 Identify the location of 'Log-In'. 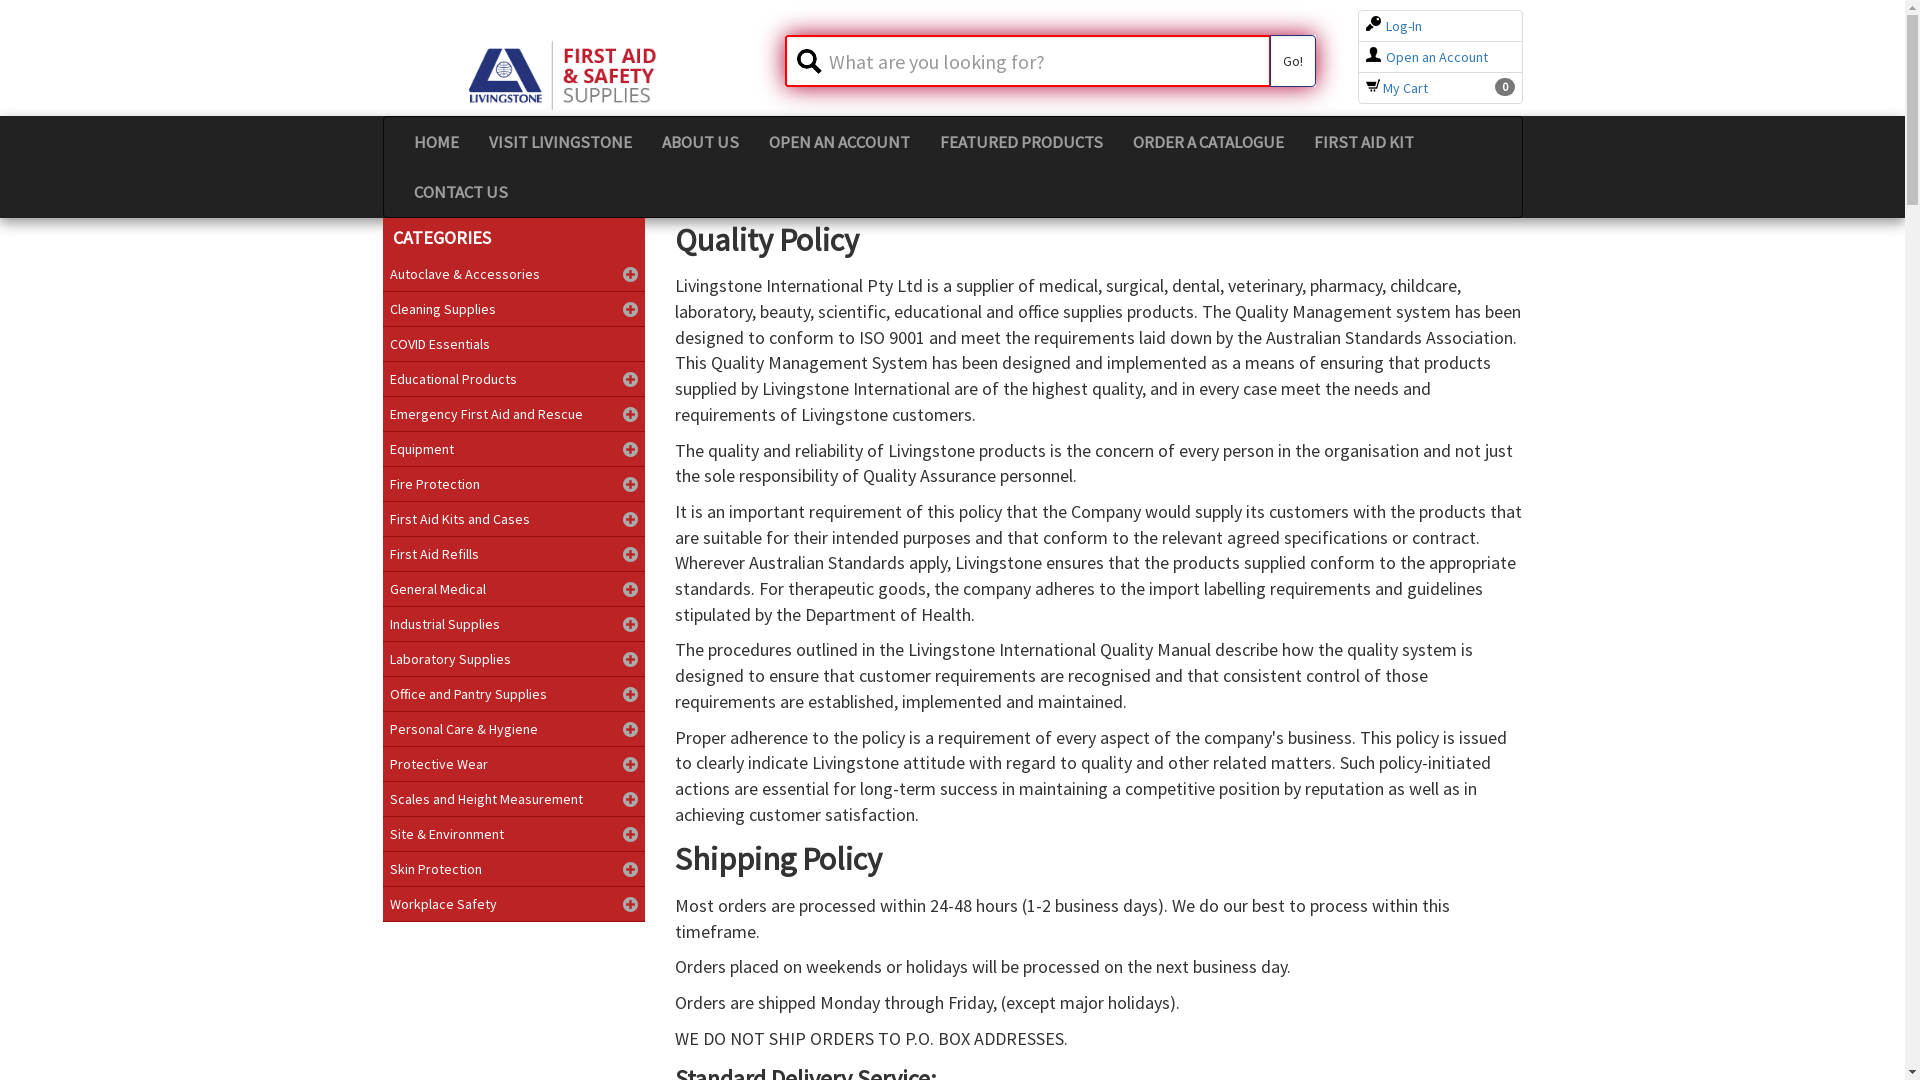
(1392, 26).